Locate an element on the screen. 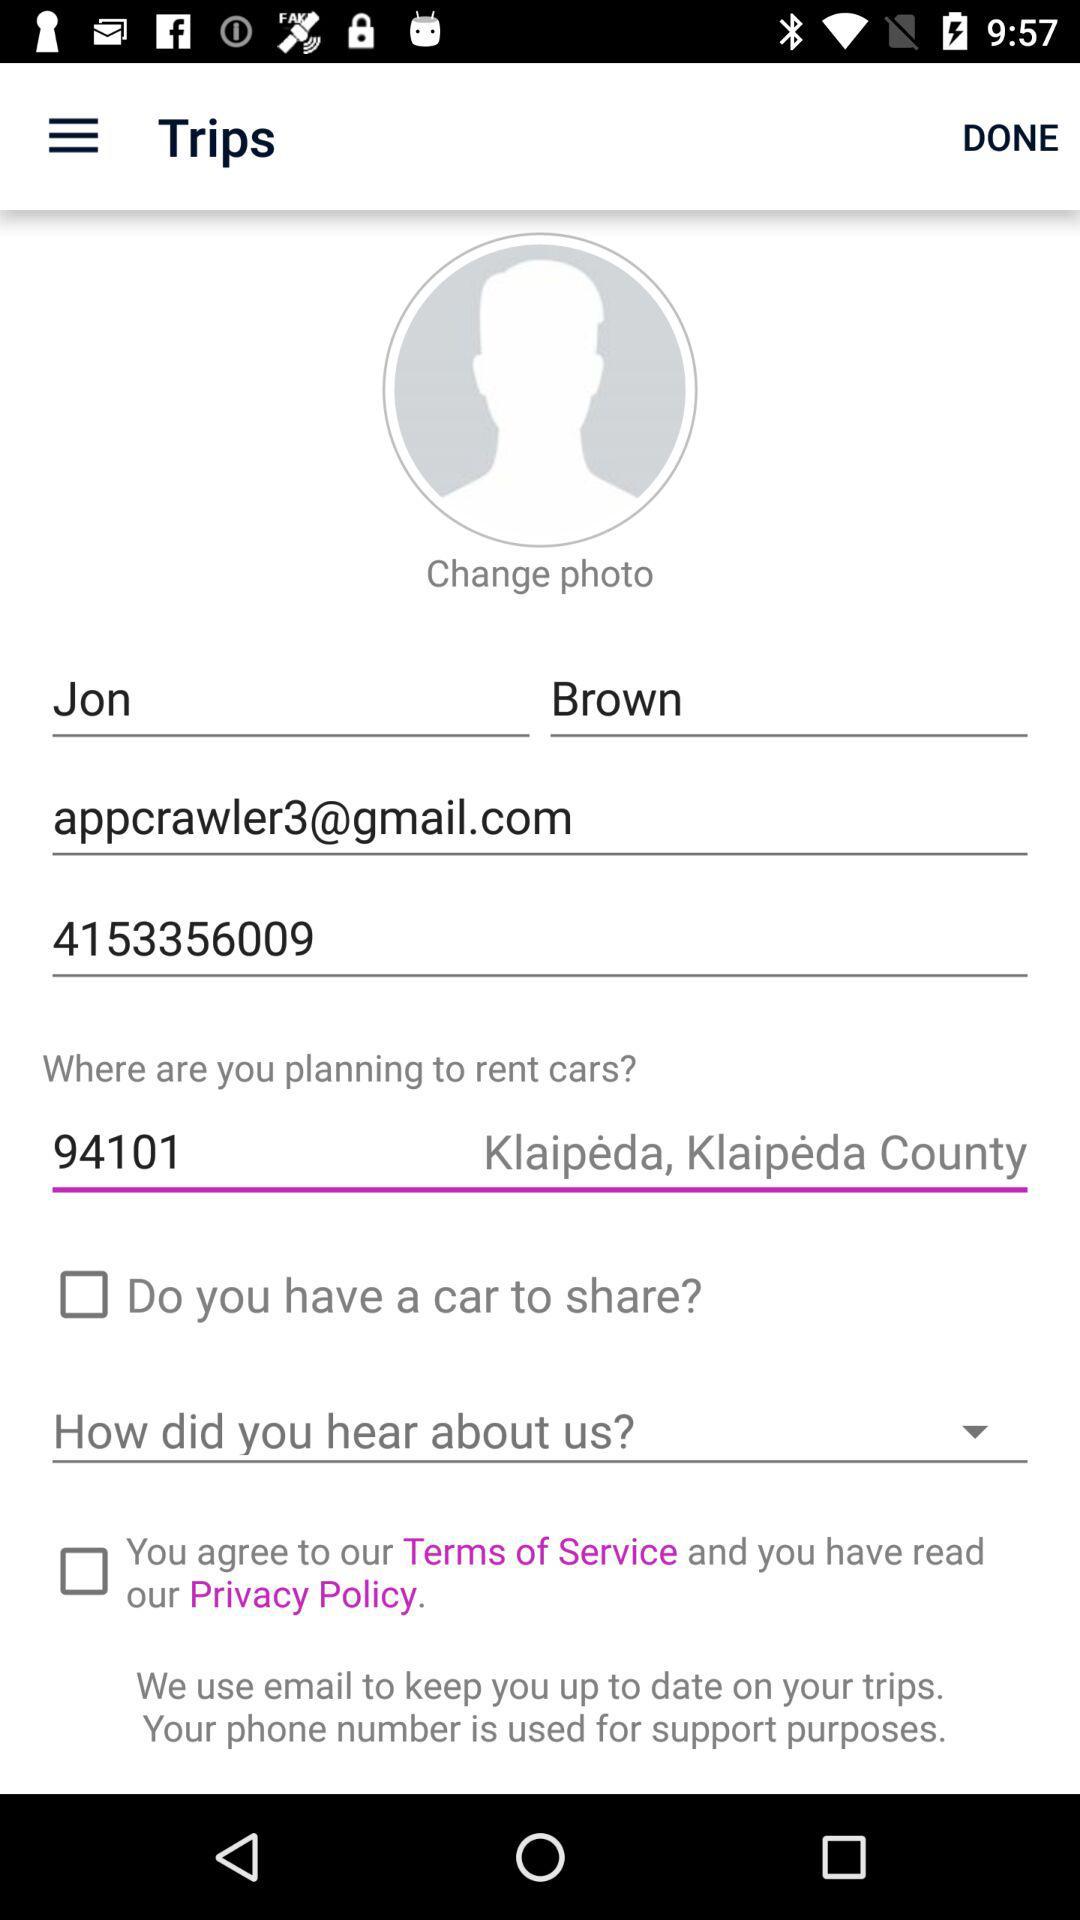 This screenshot has width=1080, height=1920. the icon above where are you item is located at coordinates (540, 937).